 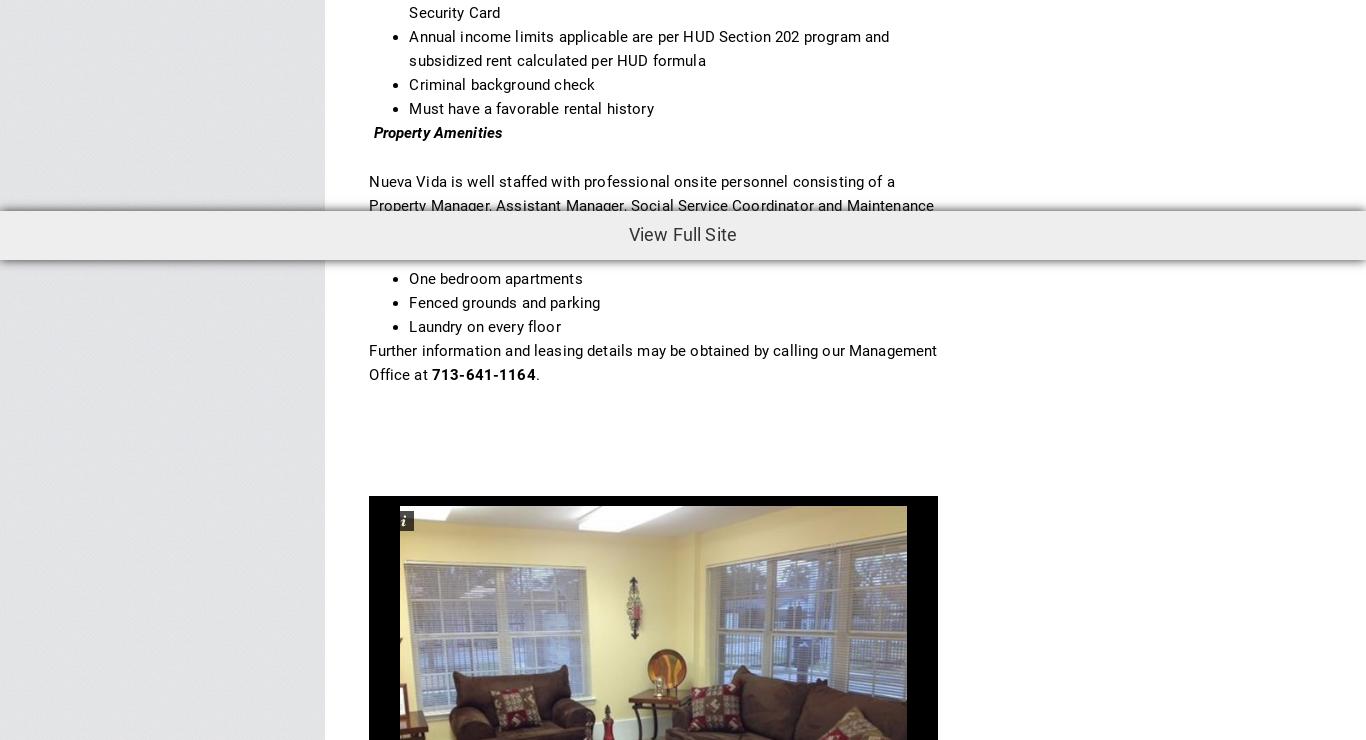 I want to click on 'One bedroom apartments', so click(x=495, y=278).